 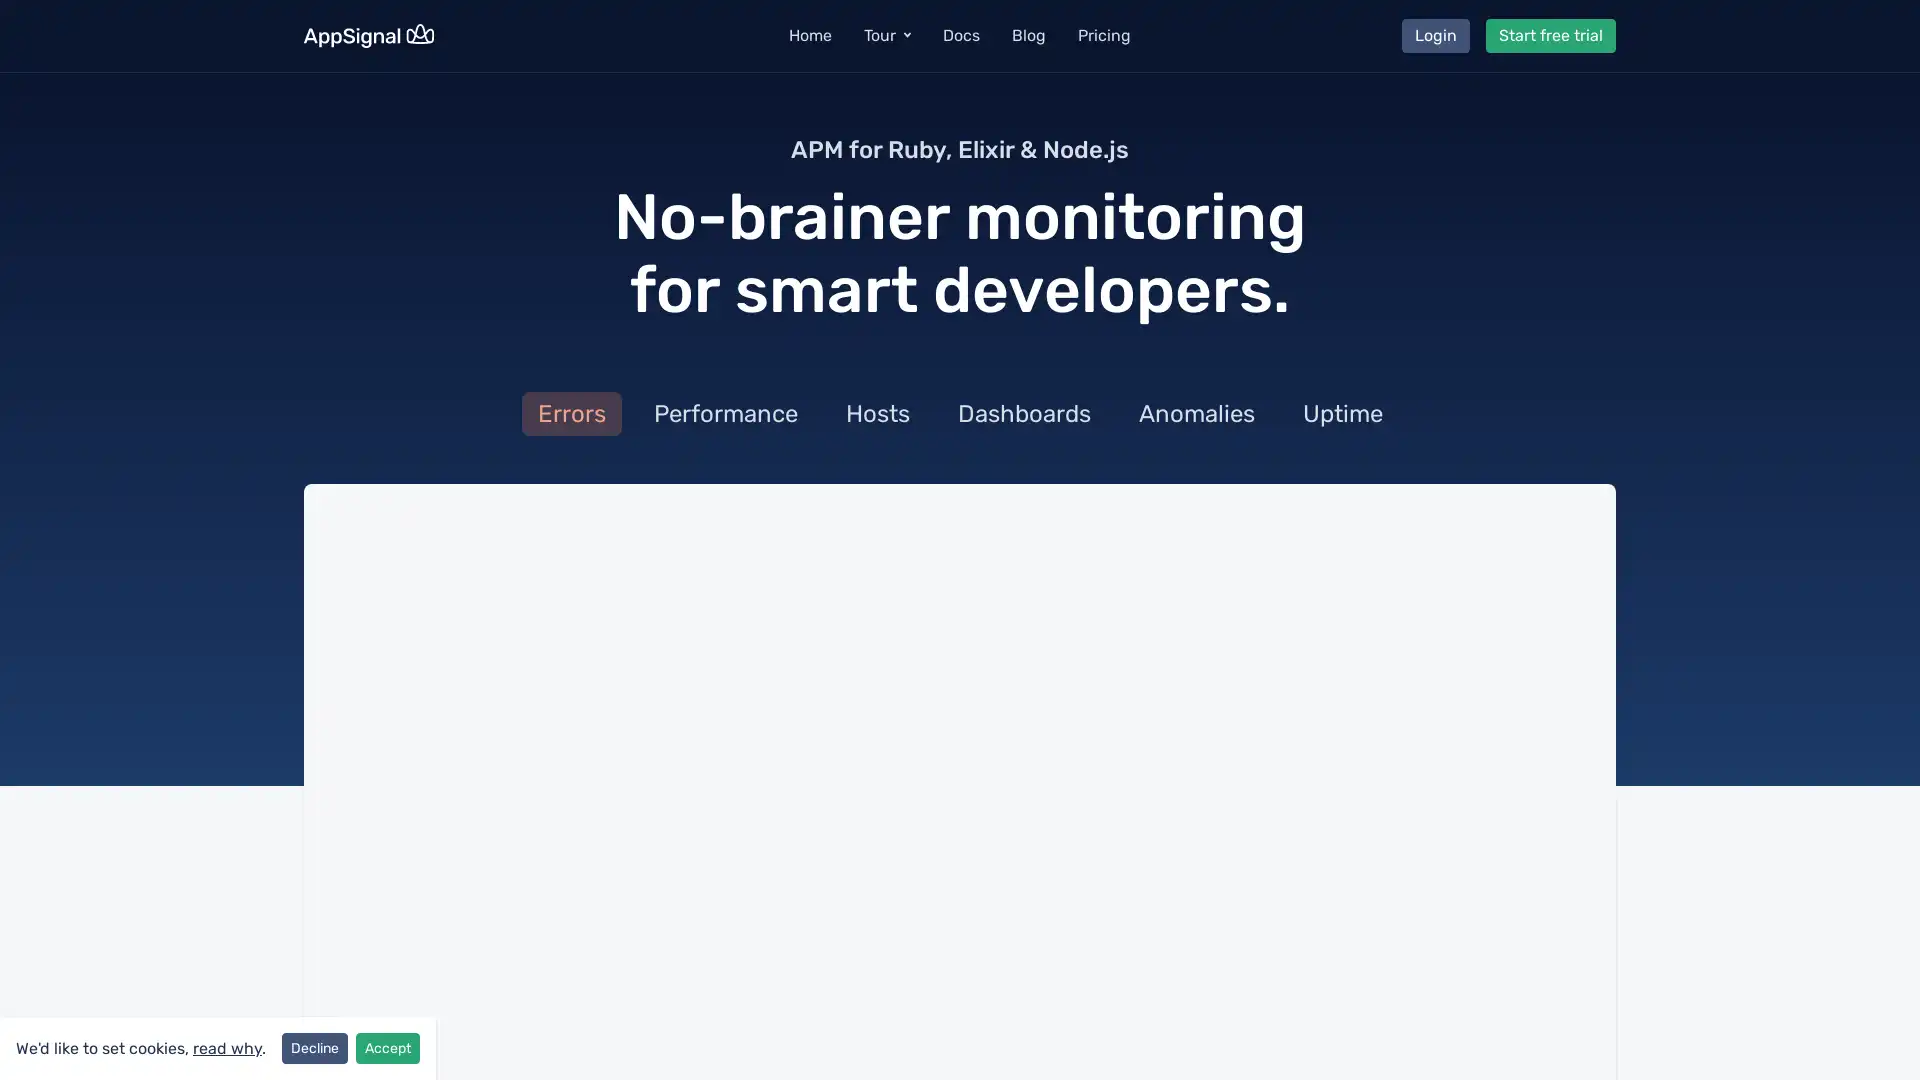 What do you see at coordinates (877, 411) in the screenshot?
I see `Hosts` at bounding box center [877, 411].